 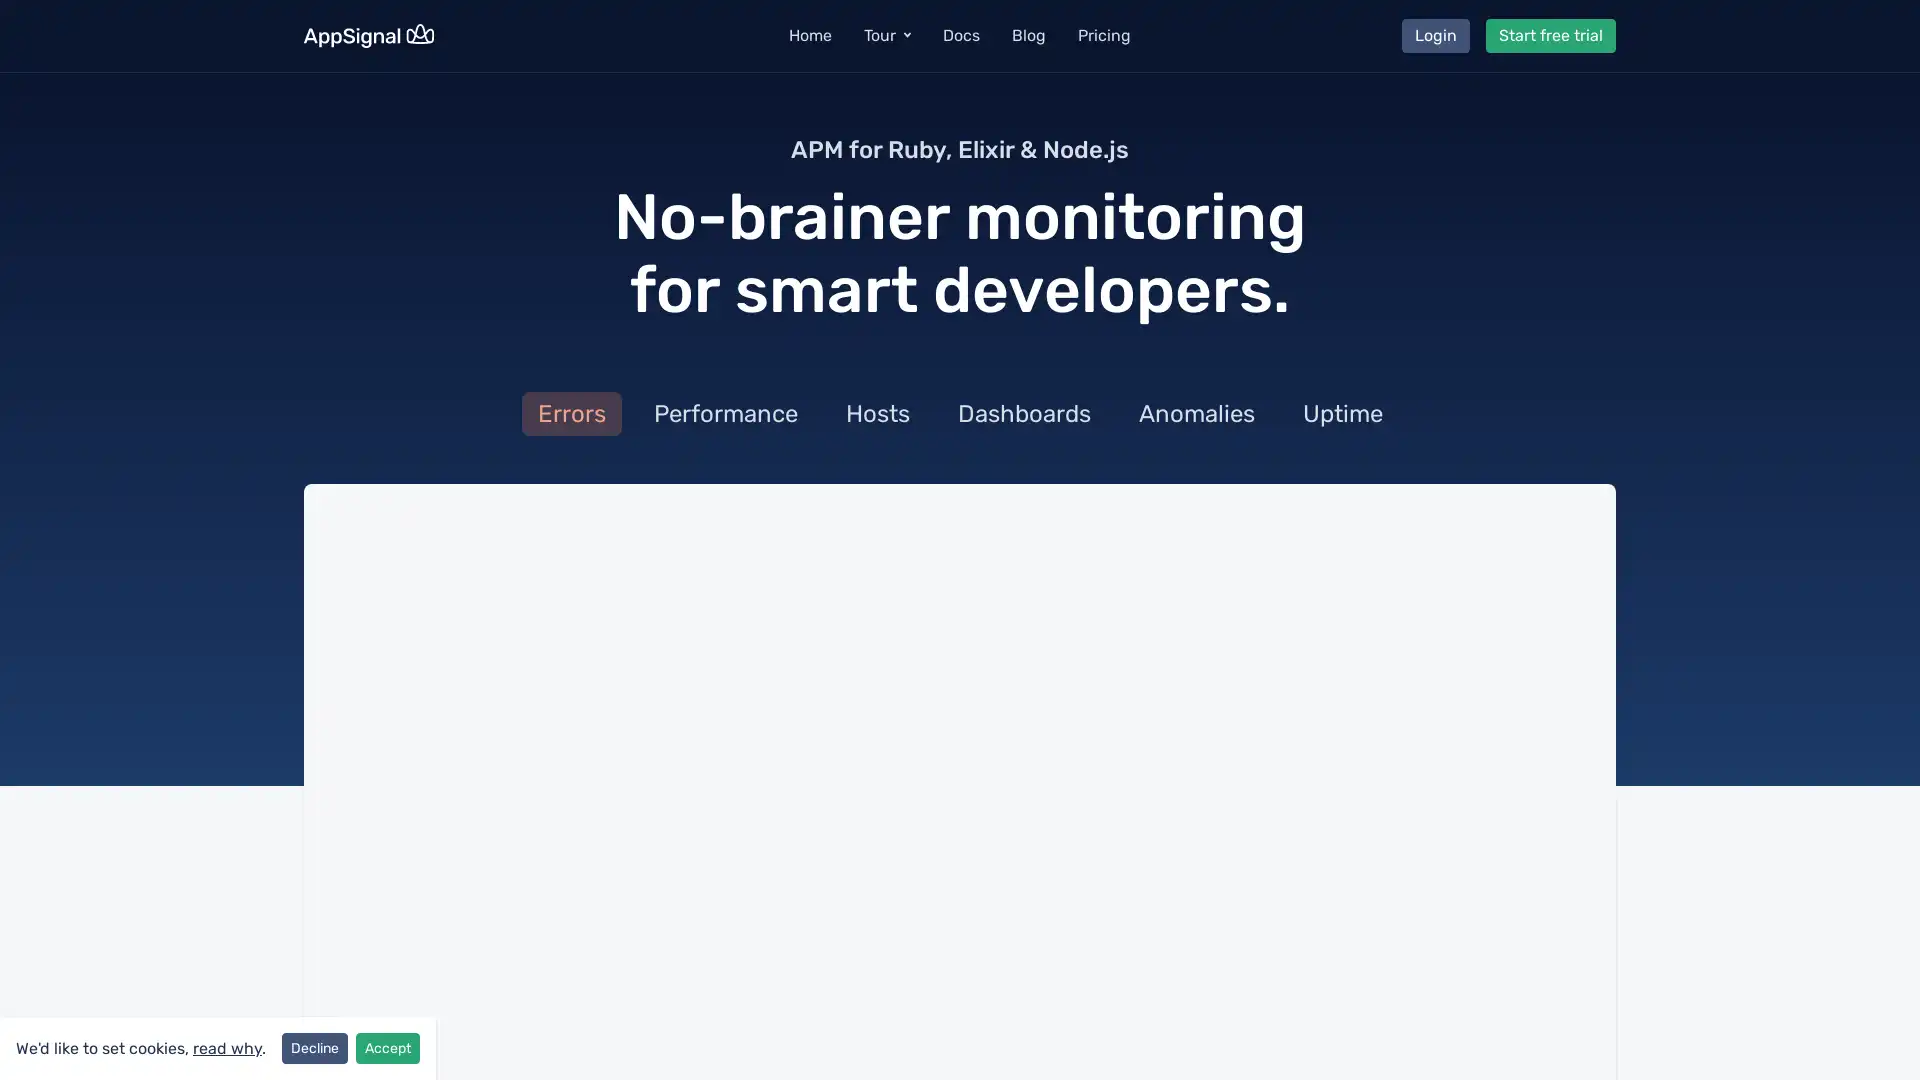 What do you see at coordinates (877, 411) in the screenshot?
I see `Hosts` at bounding box center [877, 411].